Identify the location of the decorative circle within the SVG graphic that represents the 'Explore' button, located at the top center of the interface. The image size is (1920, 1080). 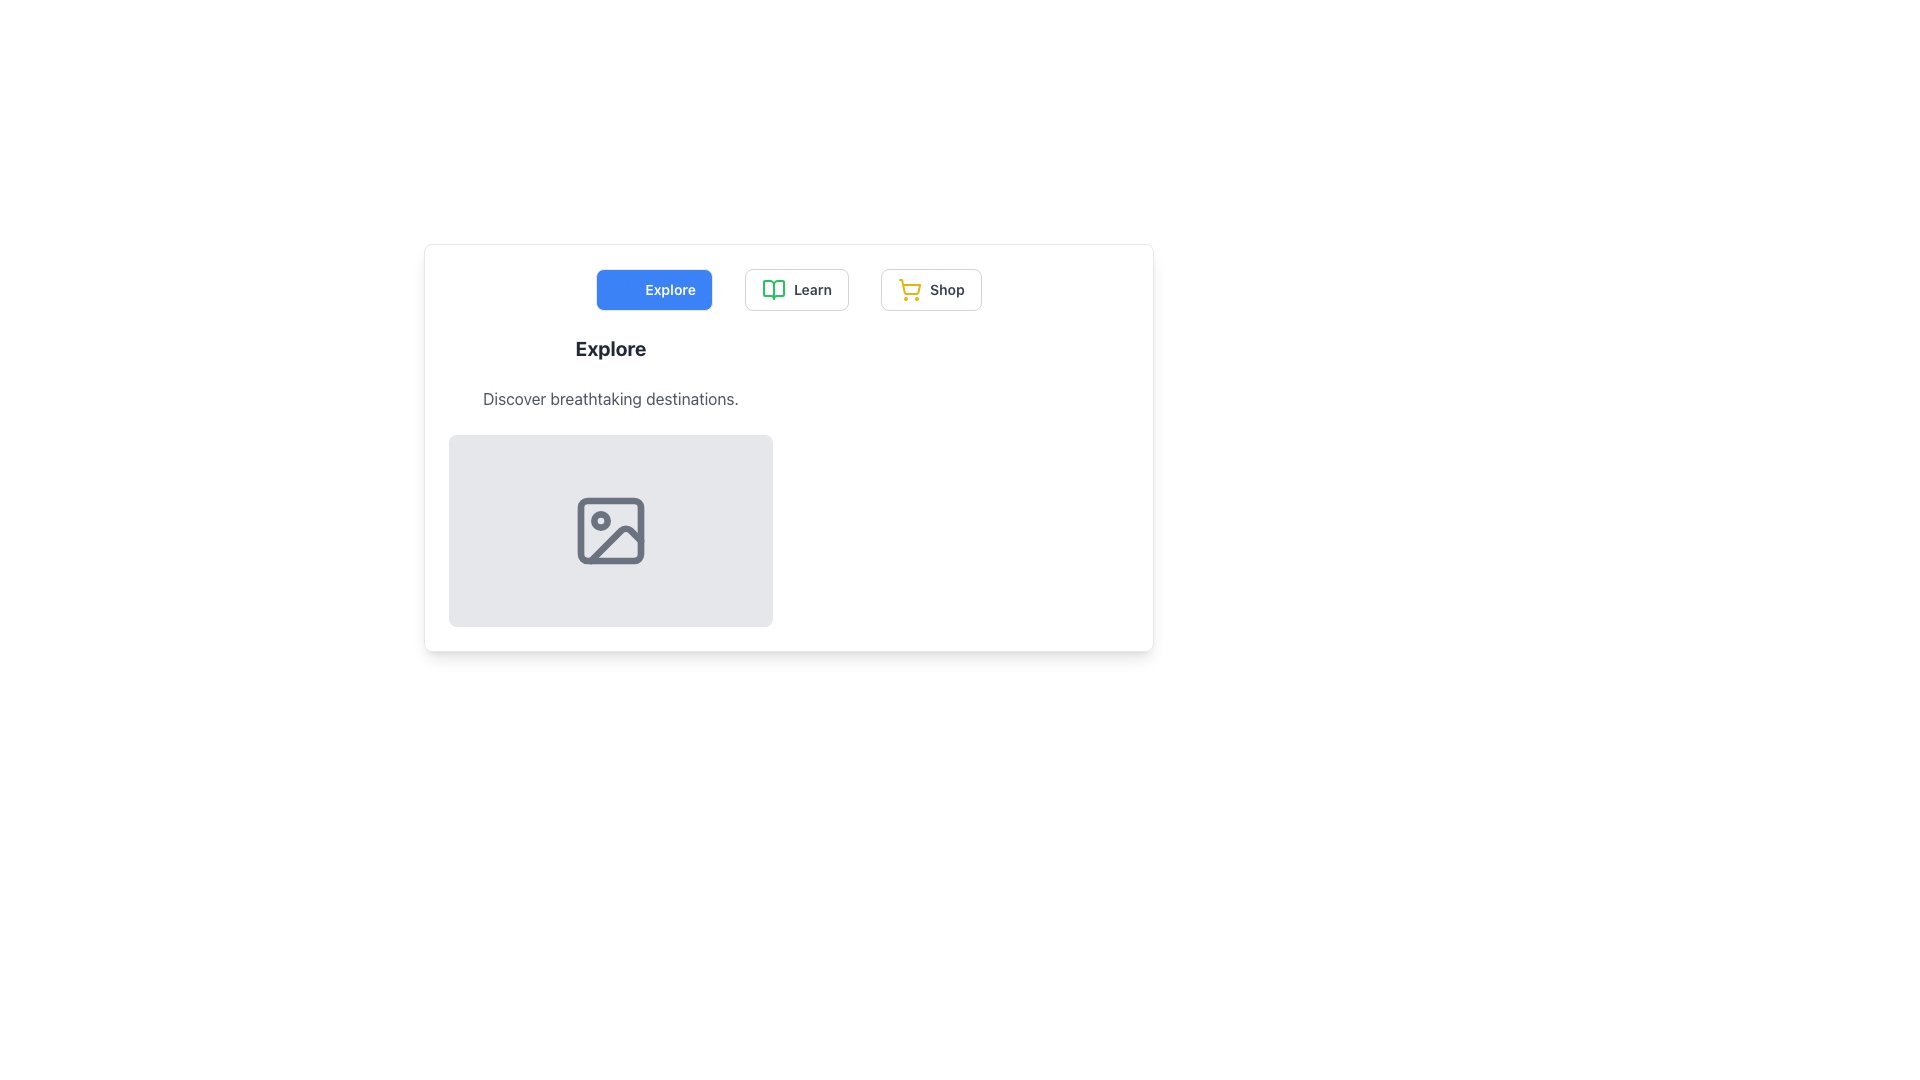
(624, 289).